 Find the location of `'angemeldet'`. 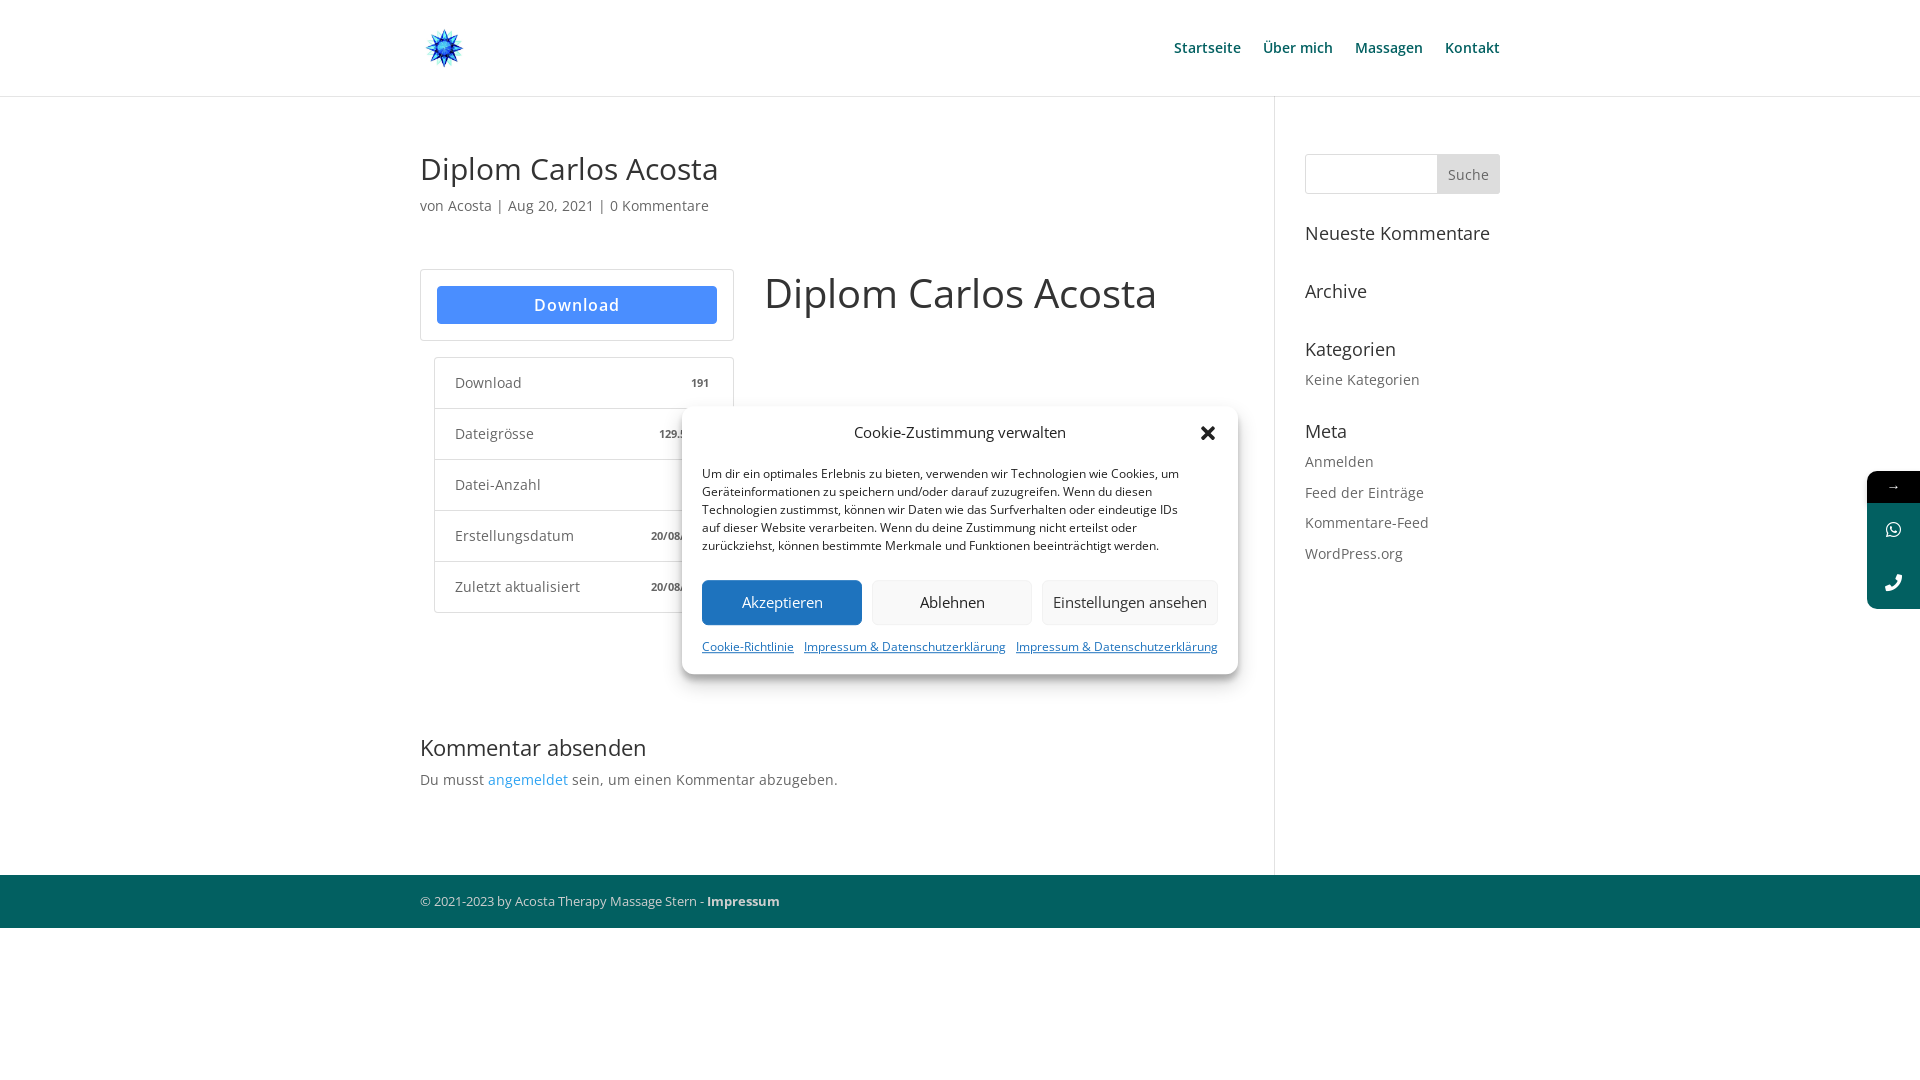

'angemeldet' is located at coordinates (528, 778).